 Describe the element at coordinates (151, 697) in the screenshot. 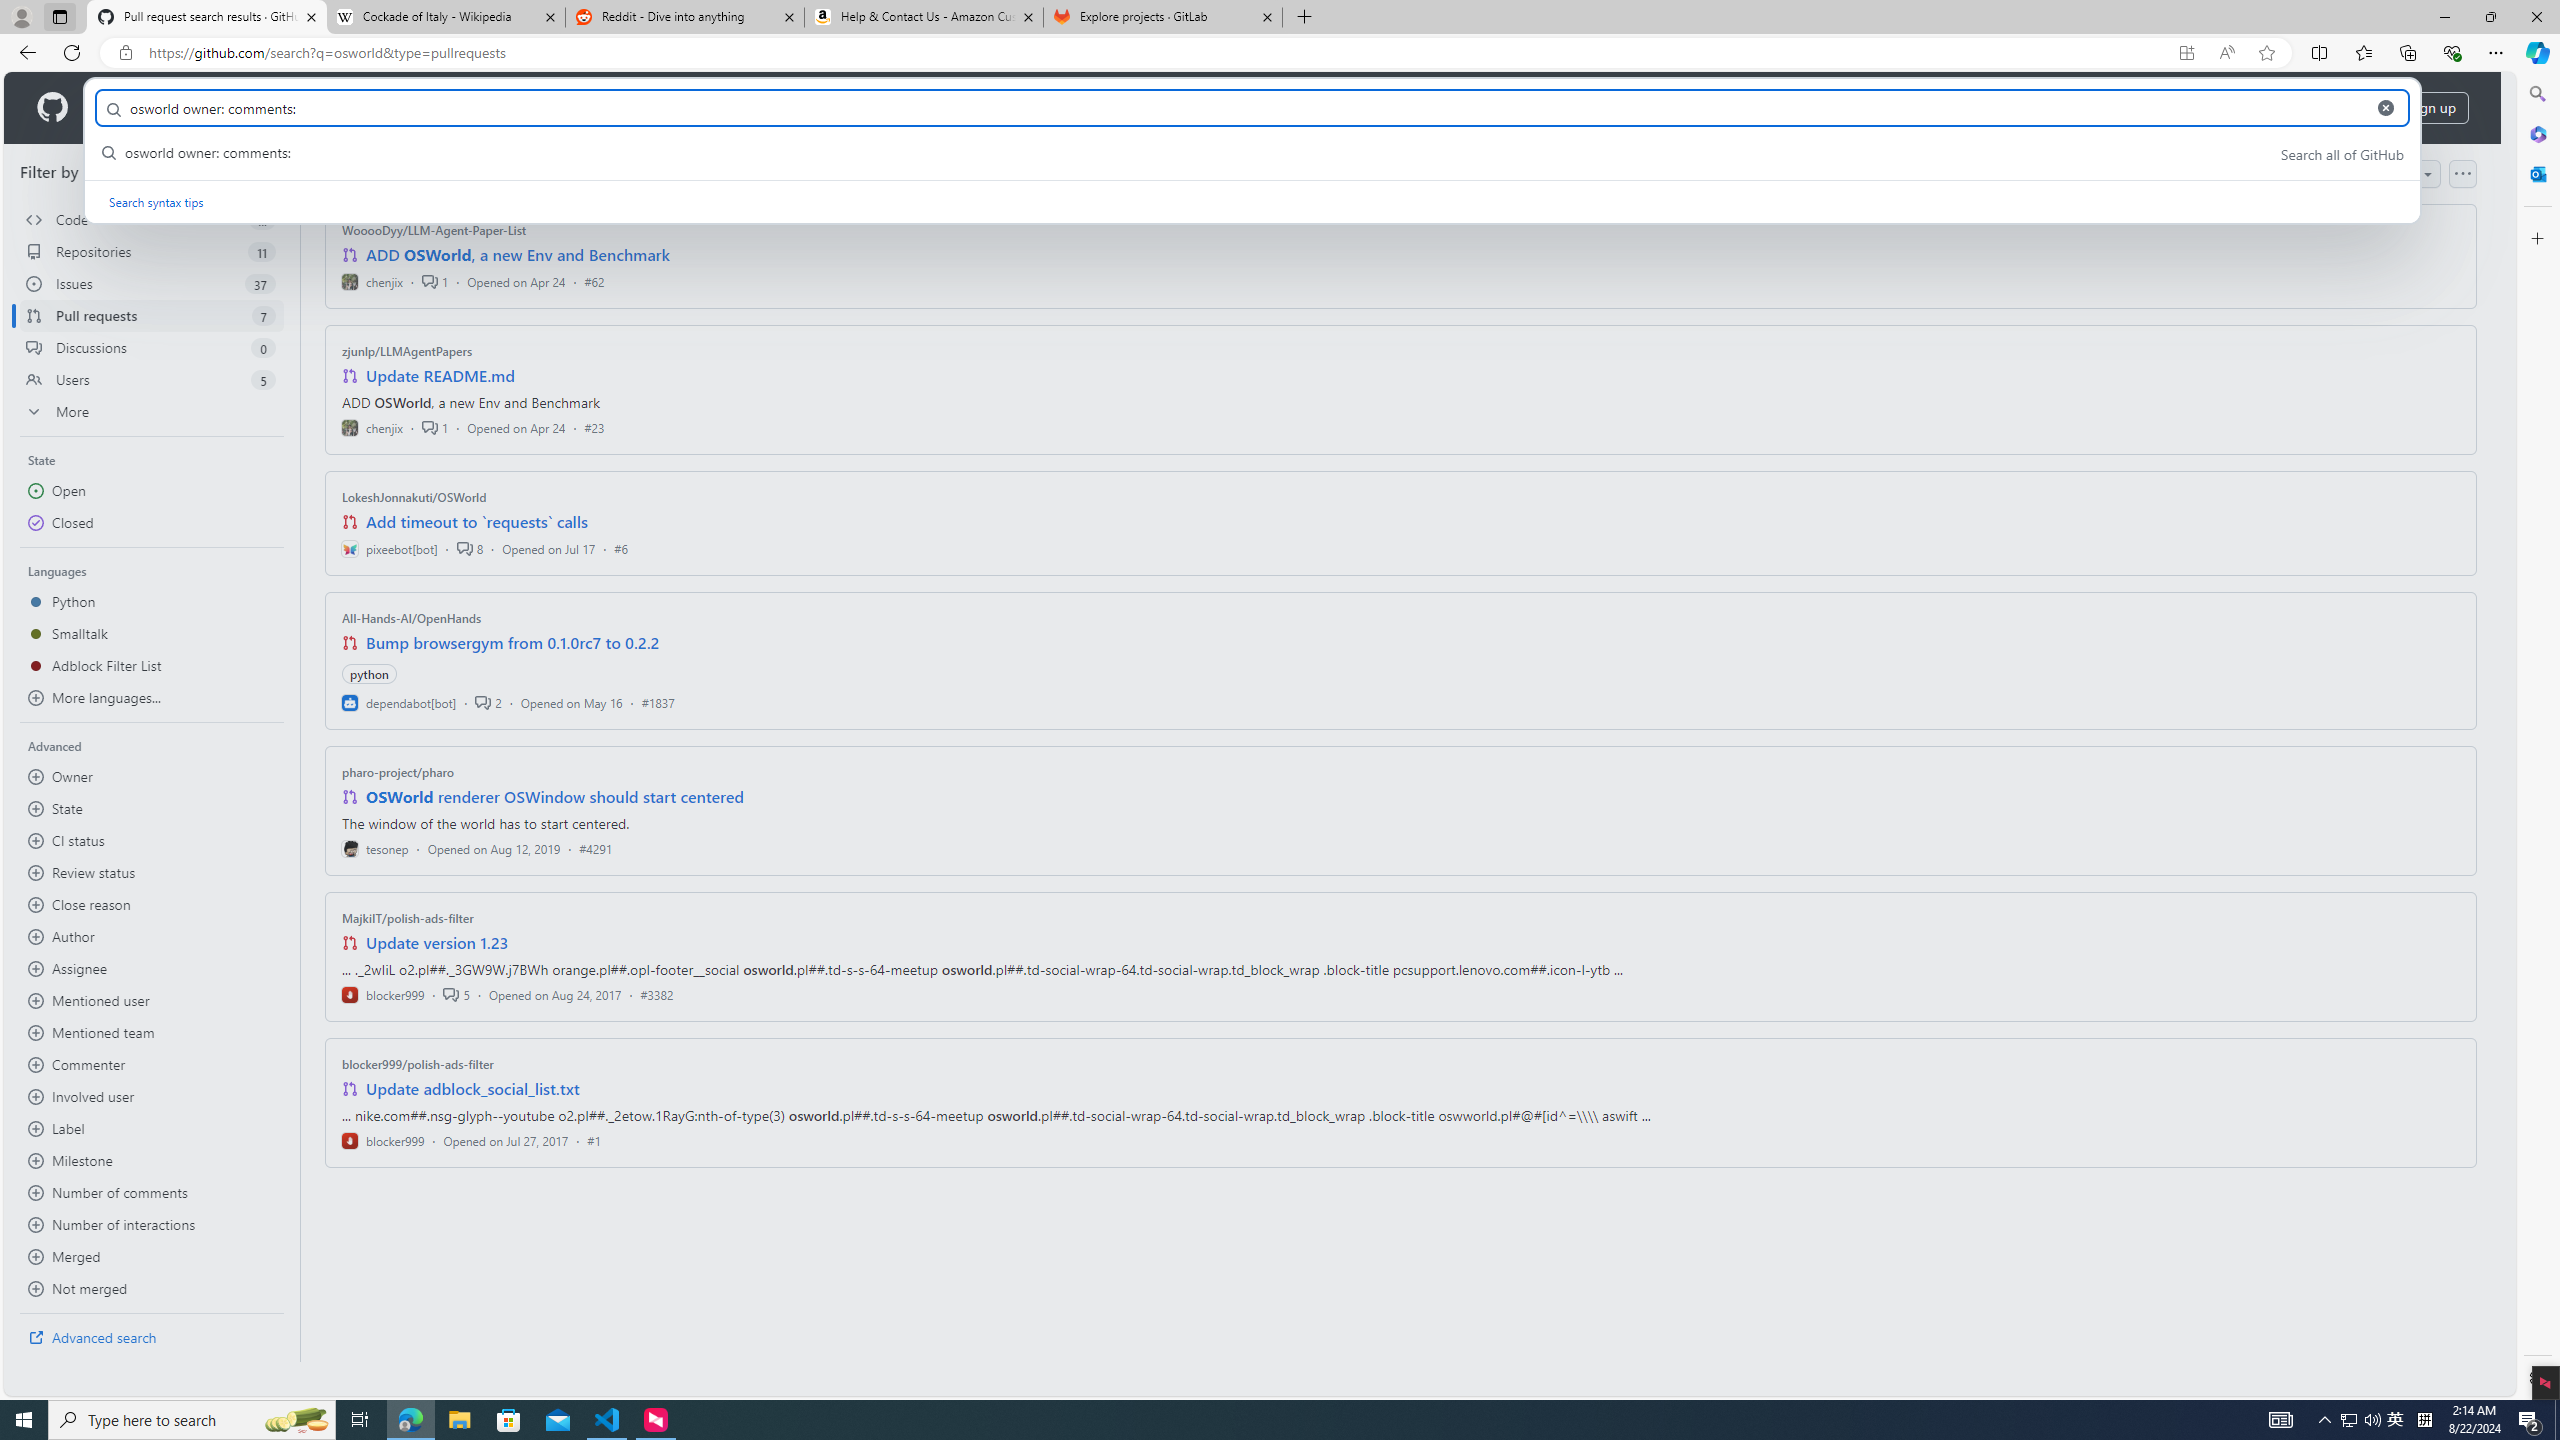

I see `'More languages...'` at that location.